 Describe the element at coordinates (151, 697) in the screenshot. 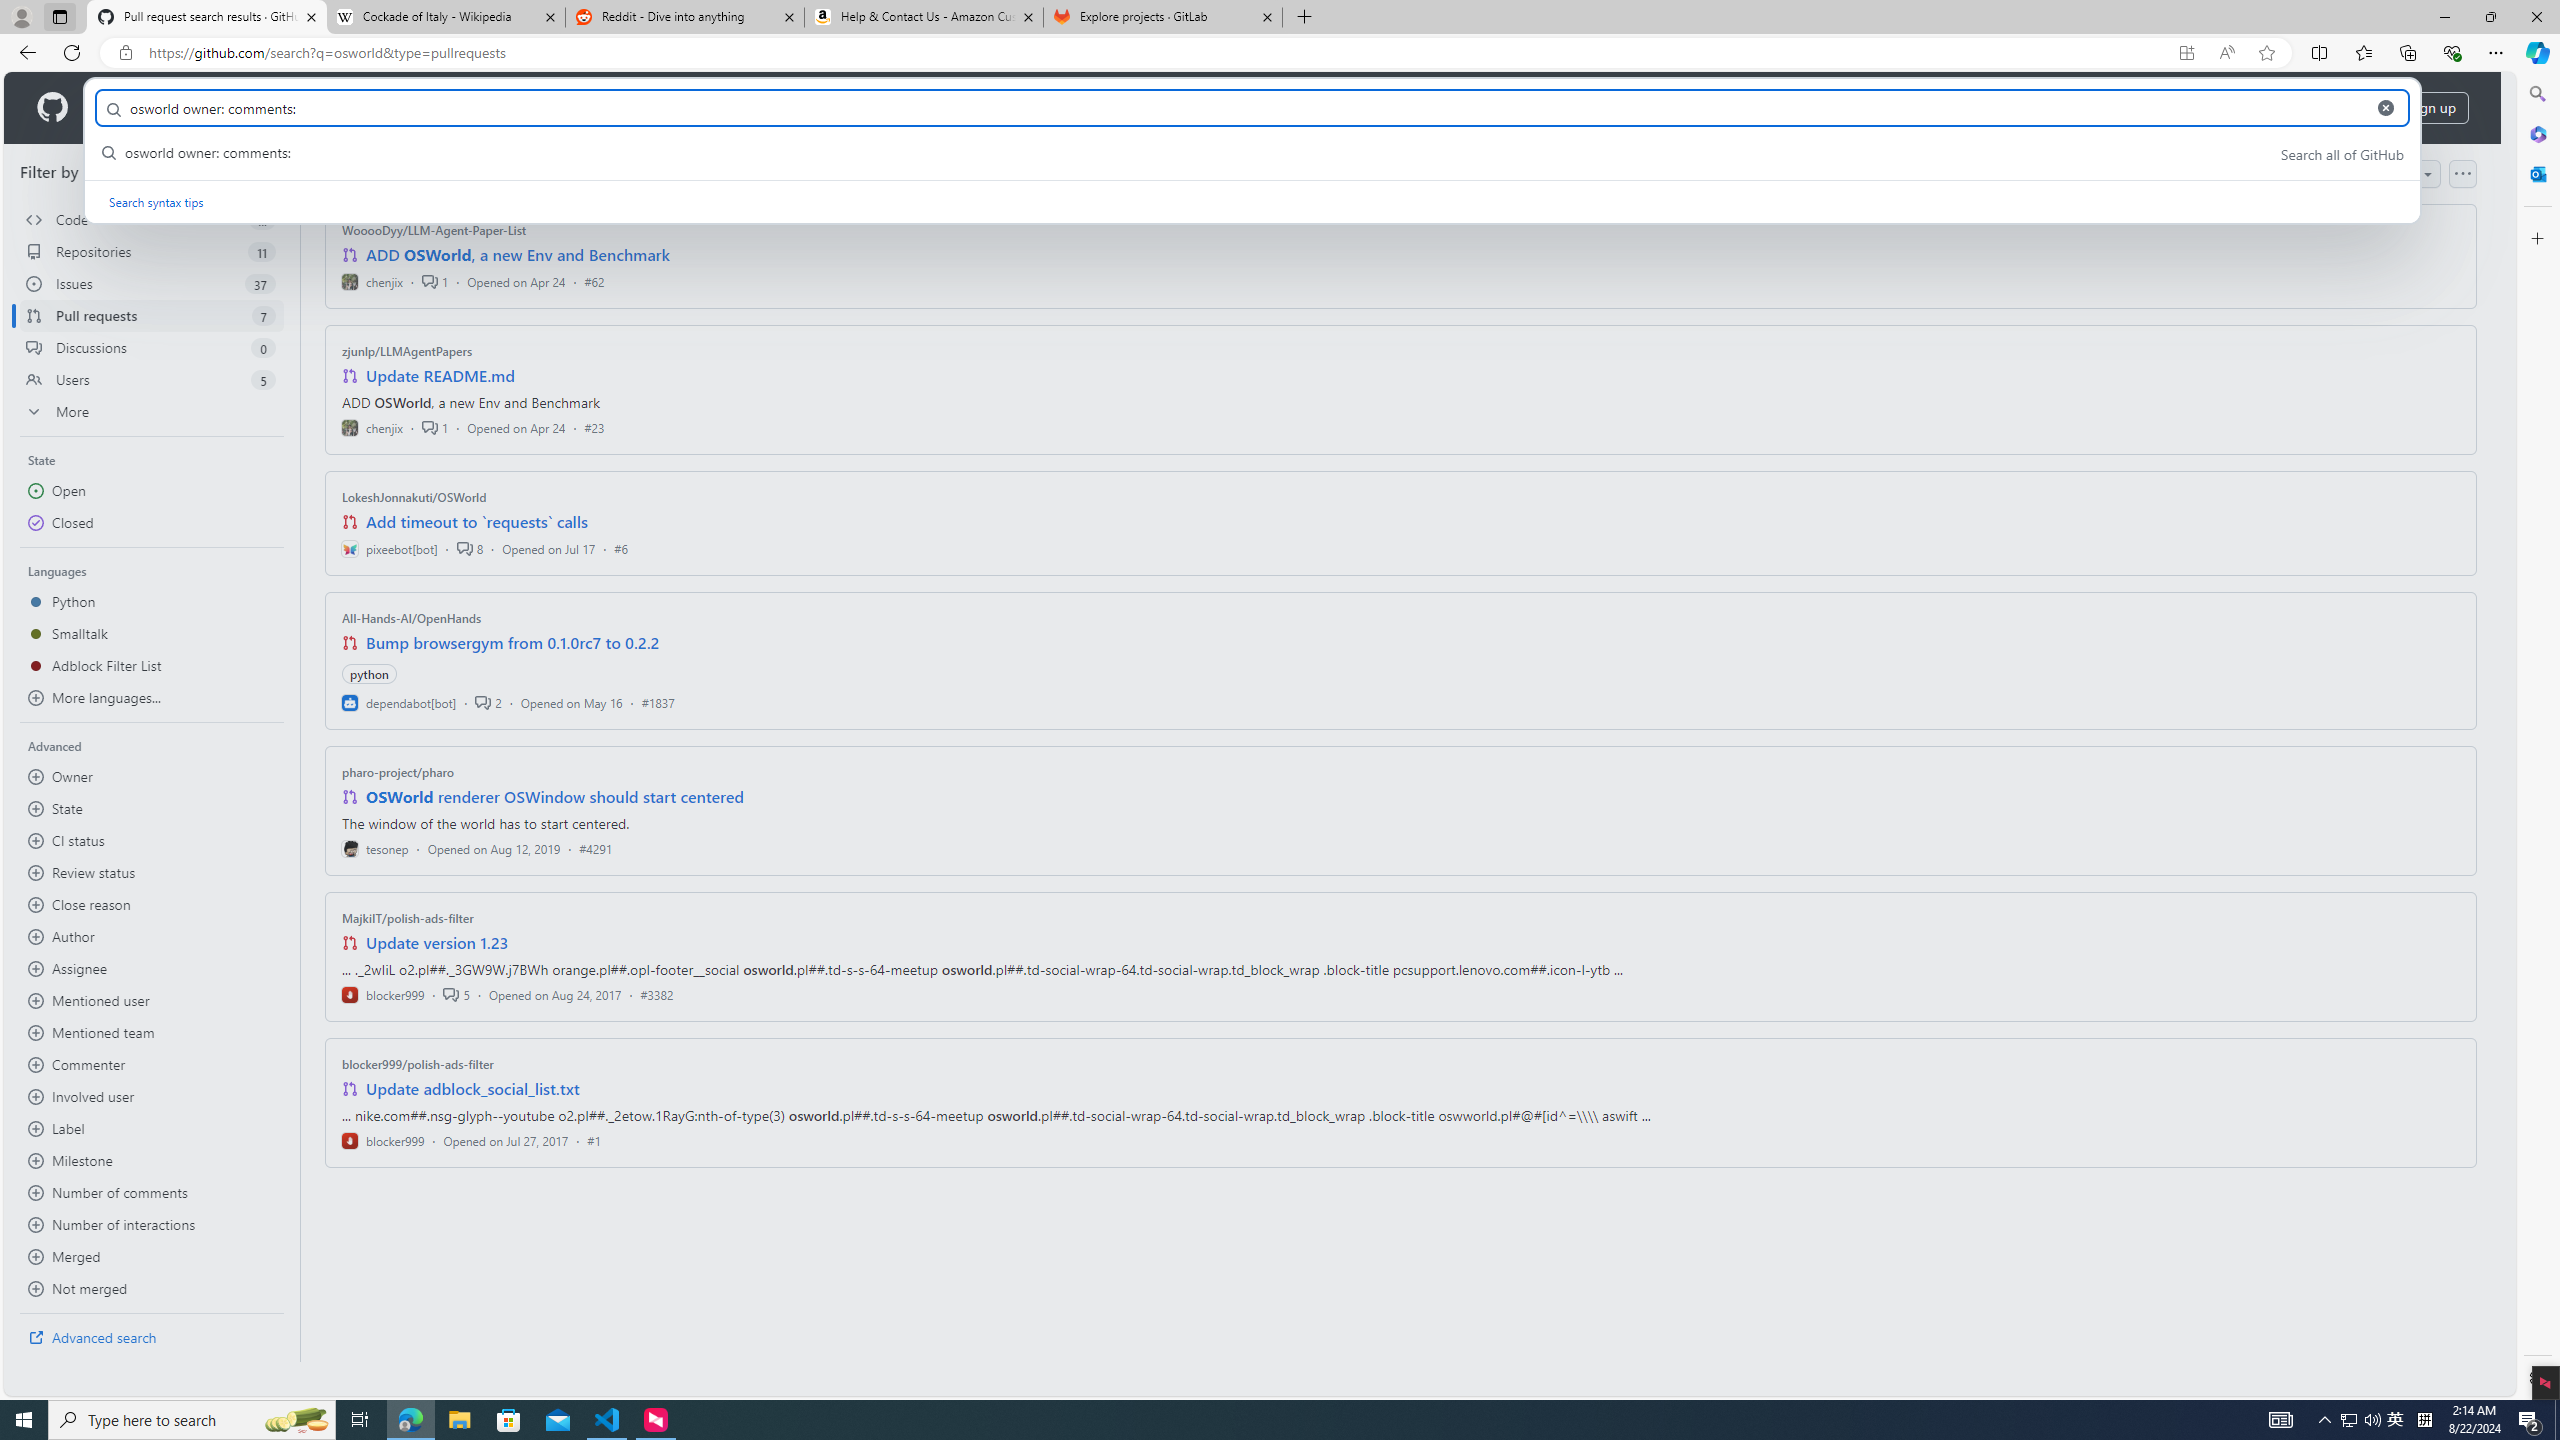

I see `'More languages...'` at that location.